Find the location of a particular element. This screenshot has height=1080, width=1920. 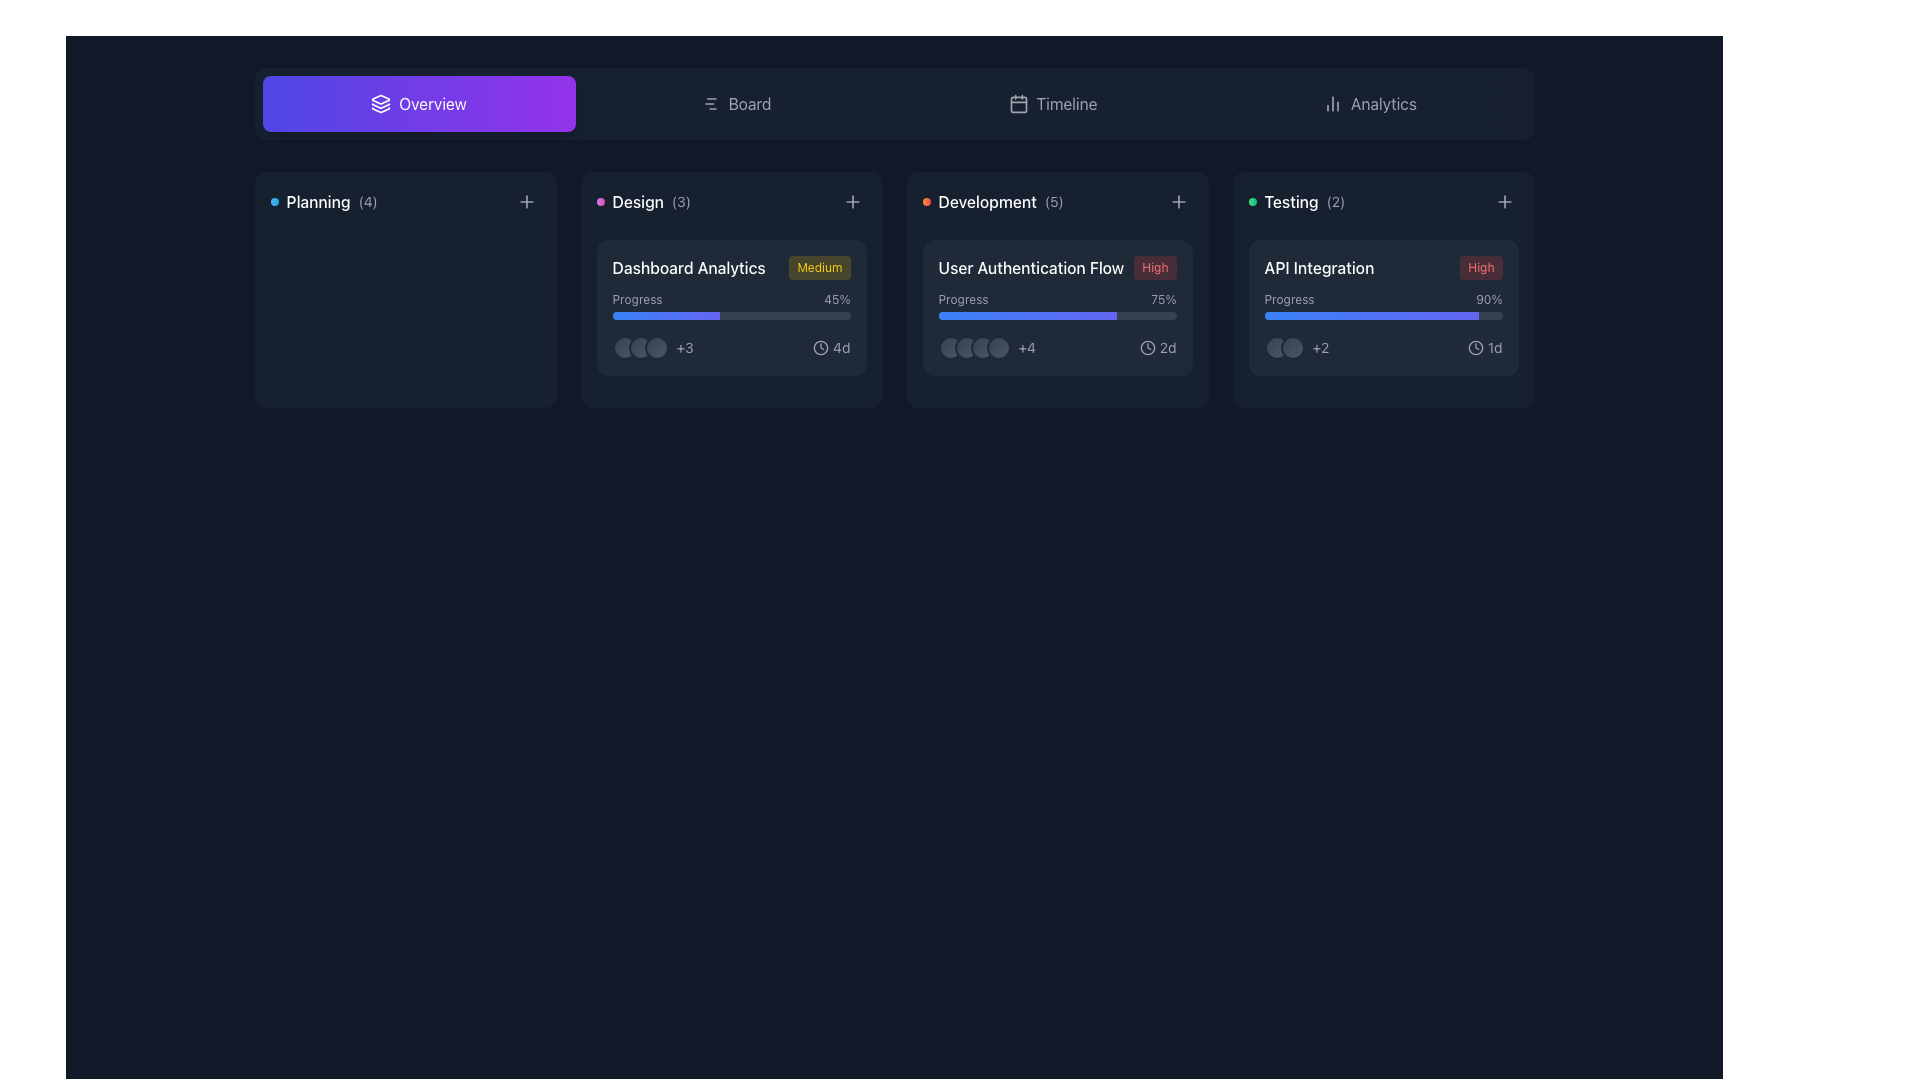

the time icon located in the 'Dashboard Analytics' card under the 'Design' category, positioned directly to the left of the text '4d' is located at coordinates (821, 346).